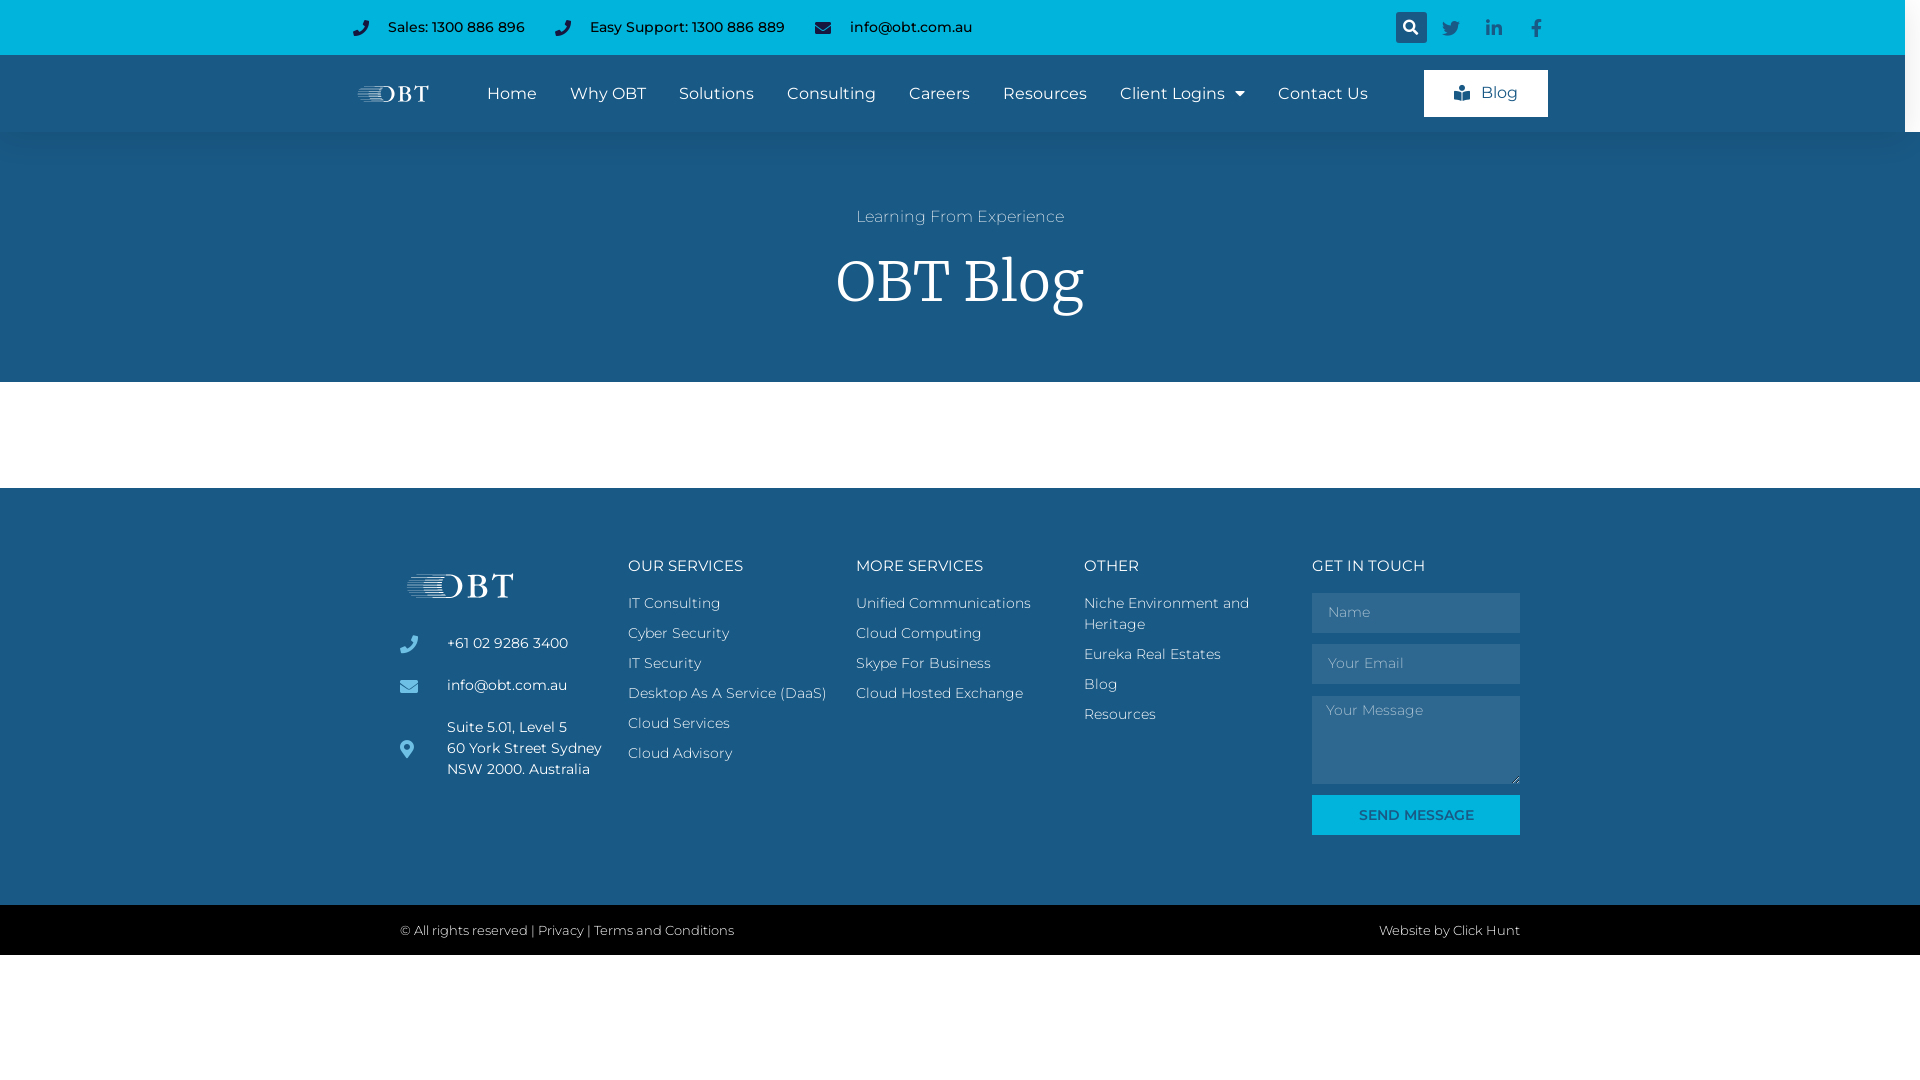 The height and width of the screenshot is (1080, 1920). What do you see at coordinates (891, 27) in the screenshot?
I see `'info@obt.com.au'` at bounding box center [891, 27].